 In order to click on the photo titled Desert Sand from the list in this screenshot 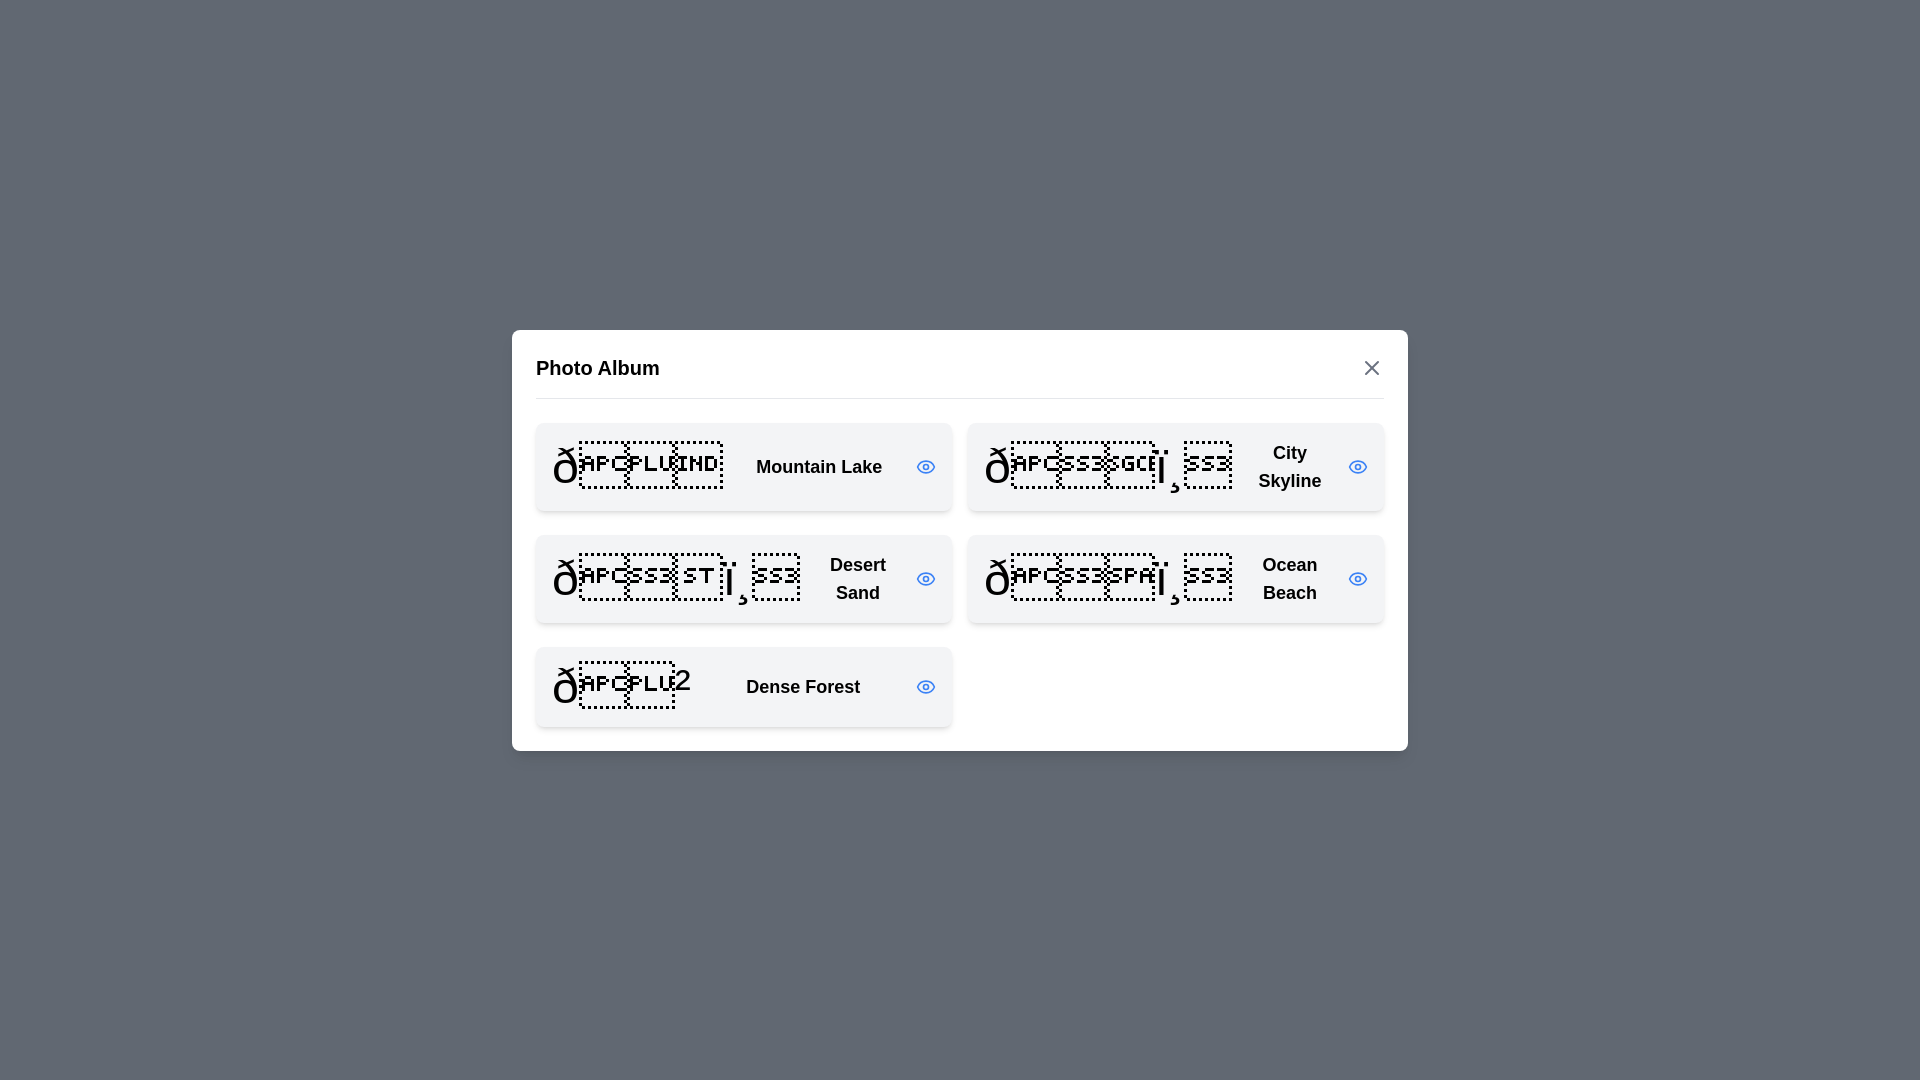, I will do `click(743, 578)`.